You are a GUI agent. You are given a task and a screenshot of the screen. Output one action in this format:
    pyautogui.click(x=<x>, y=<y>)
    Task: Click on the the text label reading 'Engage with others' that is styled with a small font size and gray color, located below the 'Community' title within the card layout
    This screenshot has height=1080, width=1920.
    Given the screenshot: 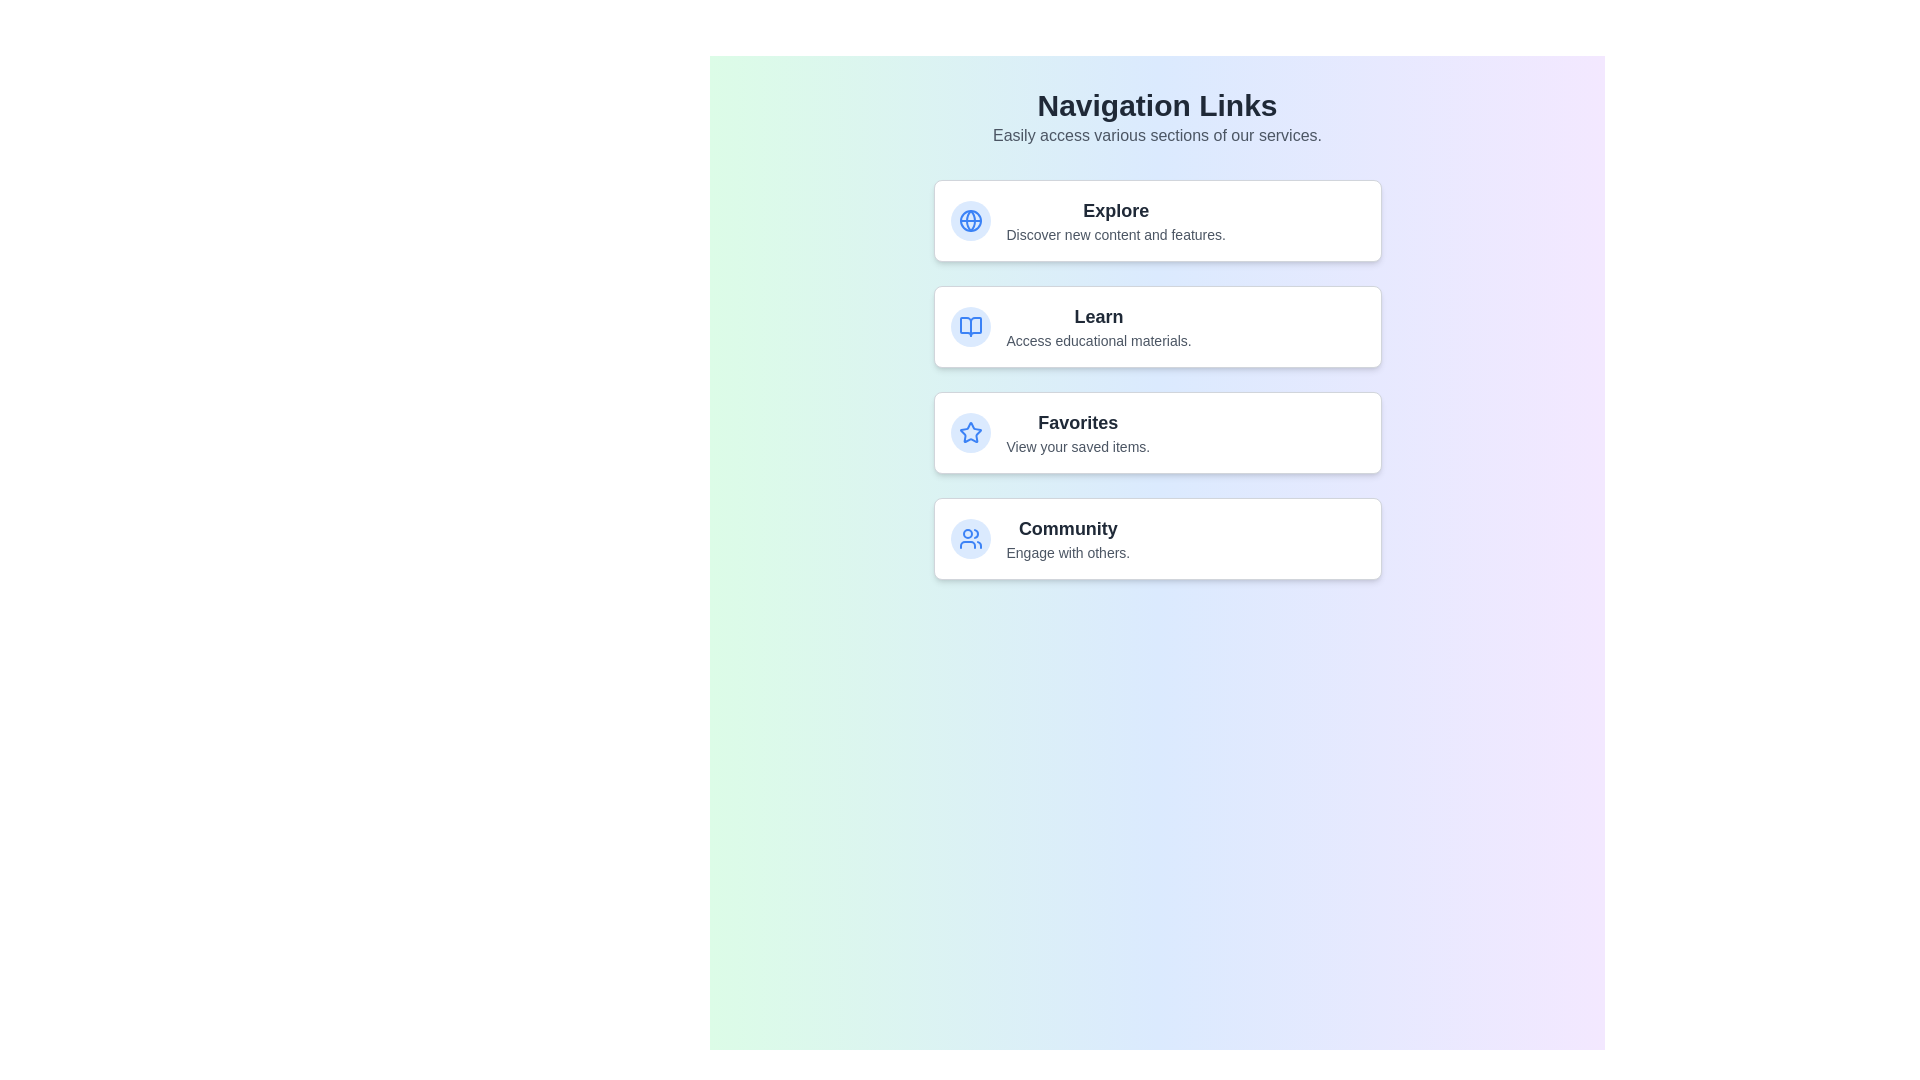 What is the action you would take?
    pyautogui.click(x=1067, y=552)
    